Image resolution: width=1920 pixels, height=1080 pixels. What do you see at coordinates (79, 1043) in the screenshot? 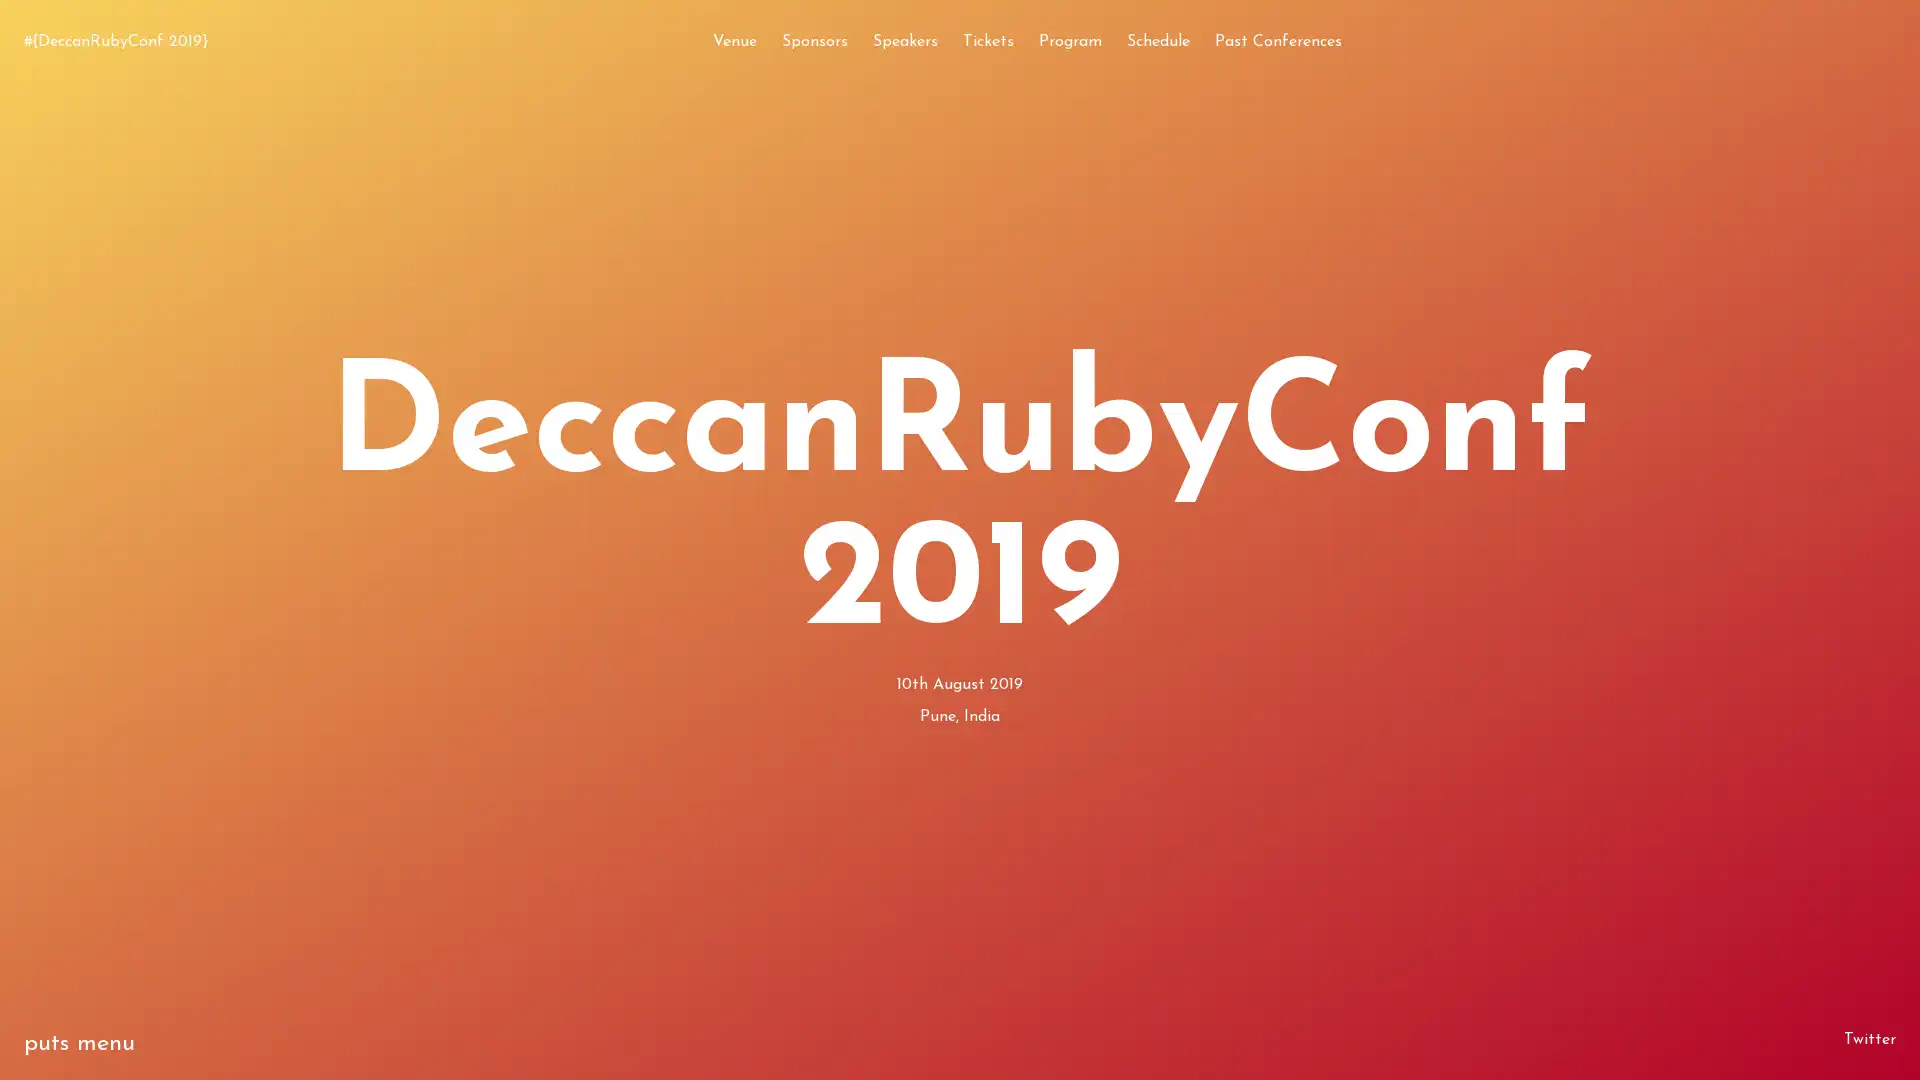
I see `puts menu` at bounding box center [79, 1043].